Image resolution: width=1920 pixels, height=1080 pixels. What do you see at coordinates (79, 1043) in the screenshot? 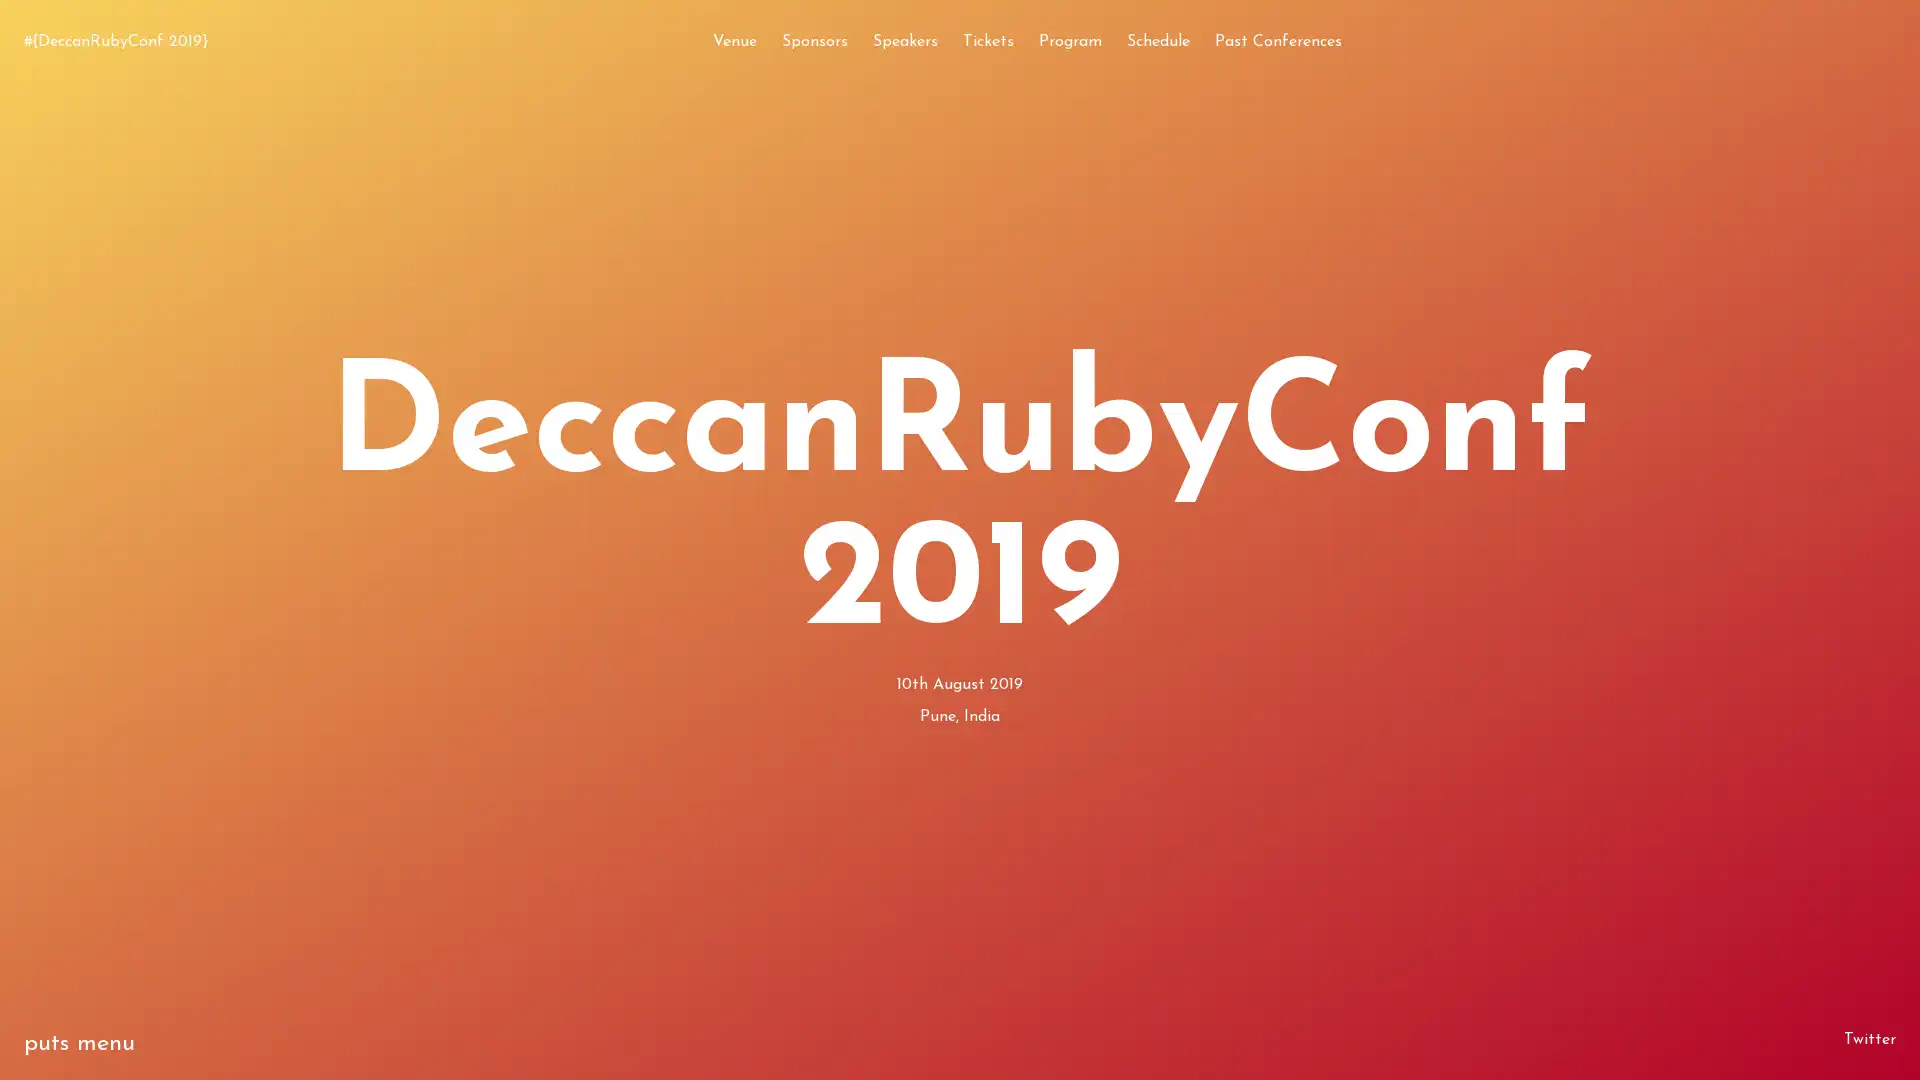
I see `puts menu` at bounding box center [79, 1043].